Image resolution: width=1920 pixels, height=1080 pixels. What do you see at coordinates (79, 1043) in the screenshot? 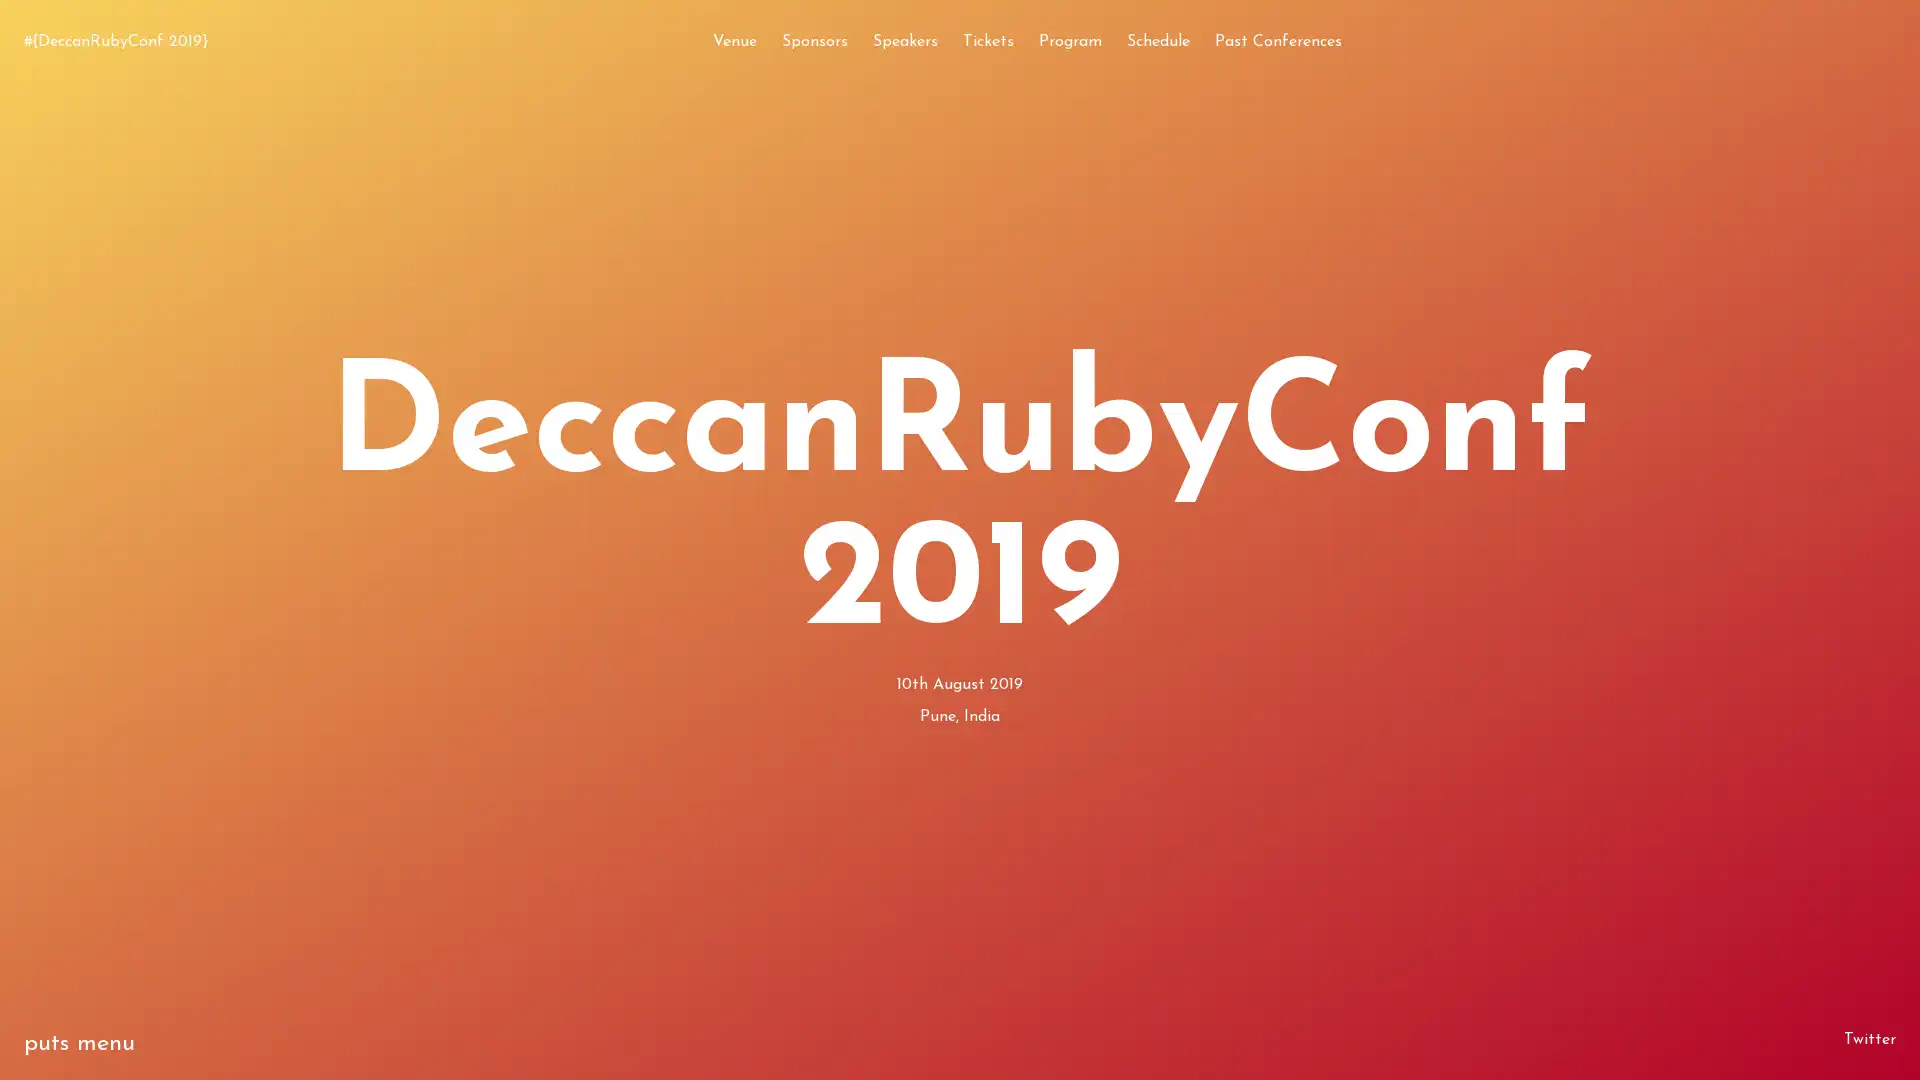
I see `puts menu` at bounding box center [79, 1043].